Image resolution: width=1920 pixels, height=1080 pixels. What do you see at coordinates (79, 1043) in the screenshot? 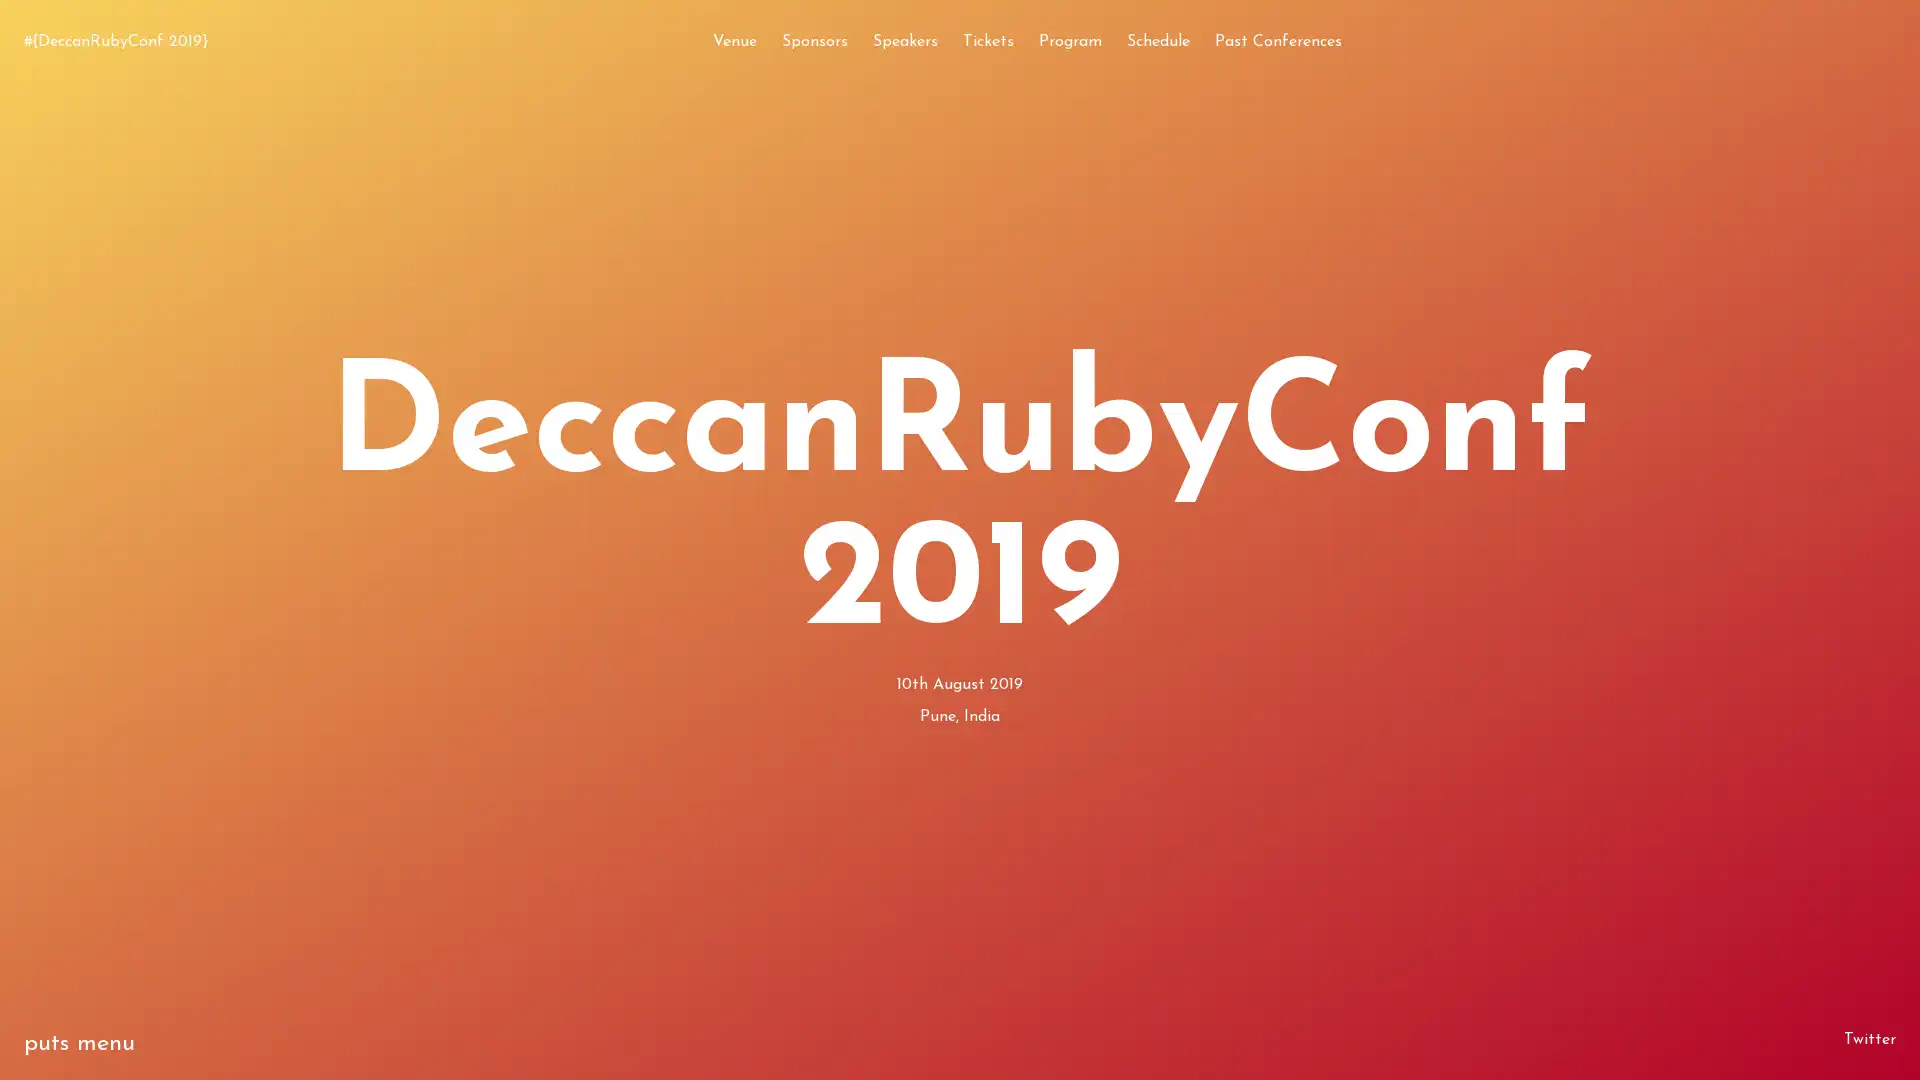
I see `puts menu` at bounding box center [79, 1043].